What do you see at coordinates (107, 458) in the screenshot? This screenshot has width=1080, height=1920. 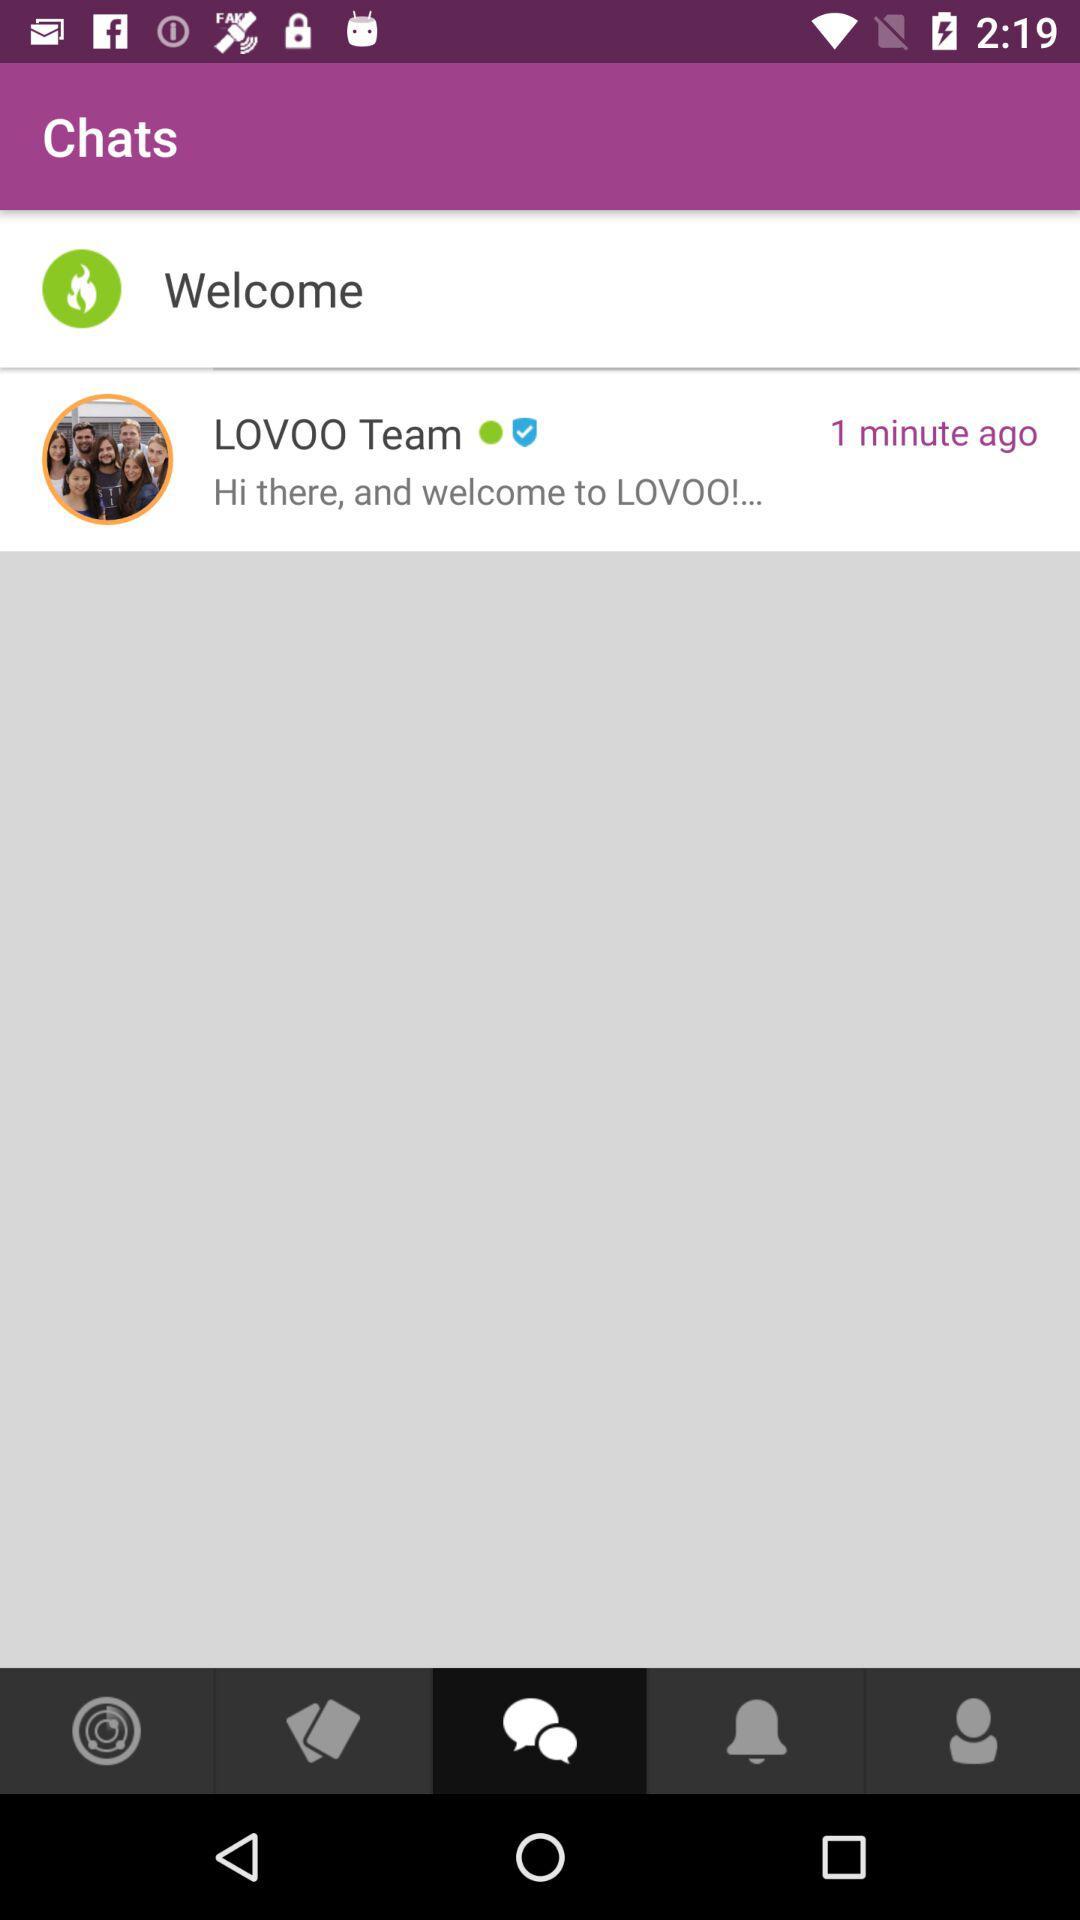 I see `item next to the lovoo team` at bounding box center [107, 458].